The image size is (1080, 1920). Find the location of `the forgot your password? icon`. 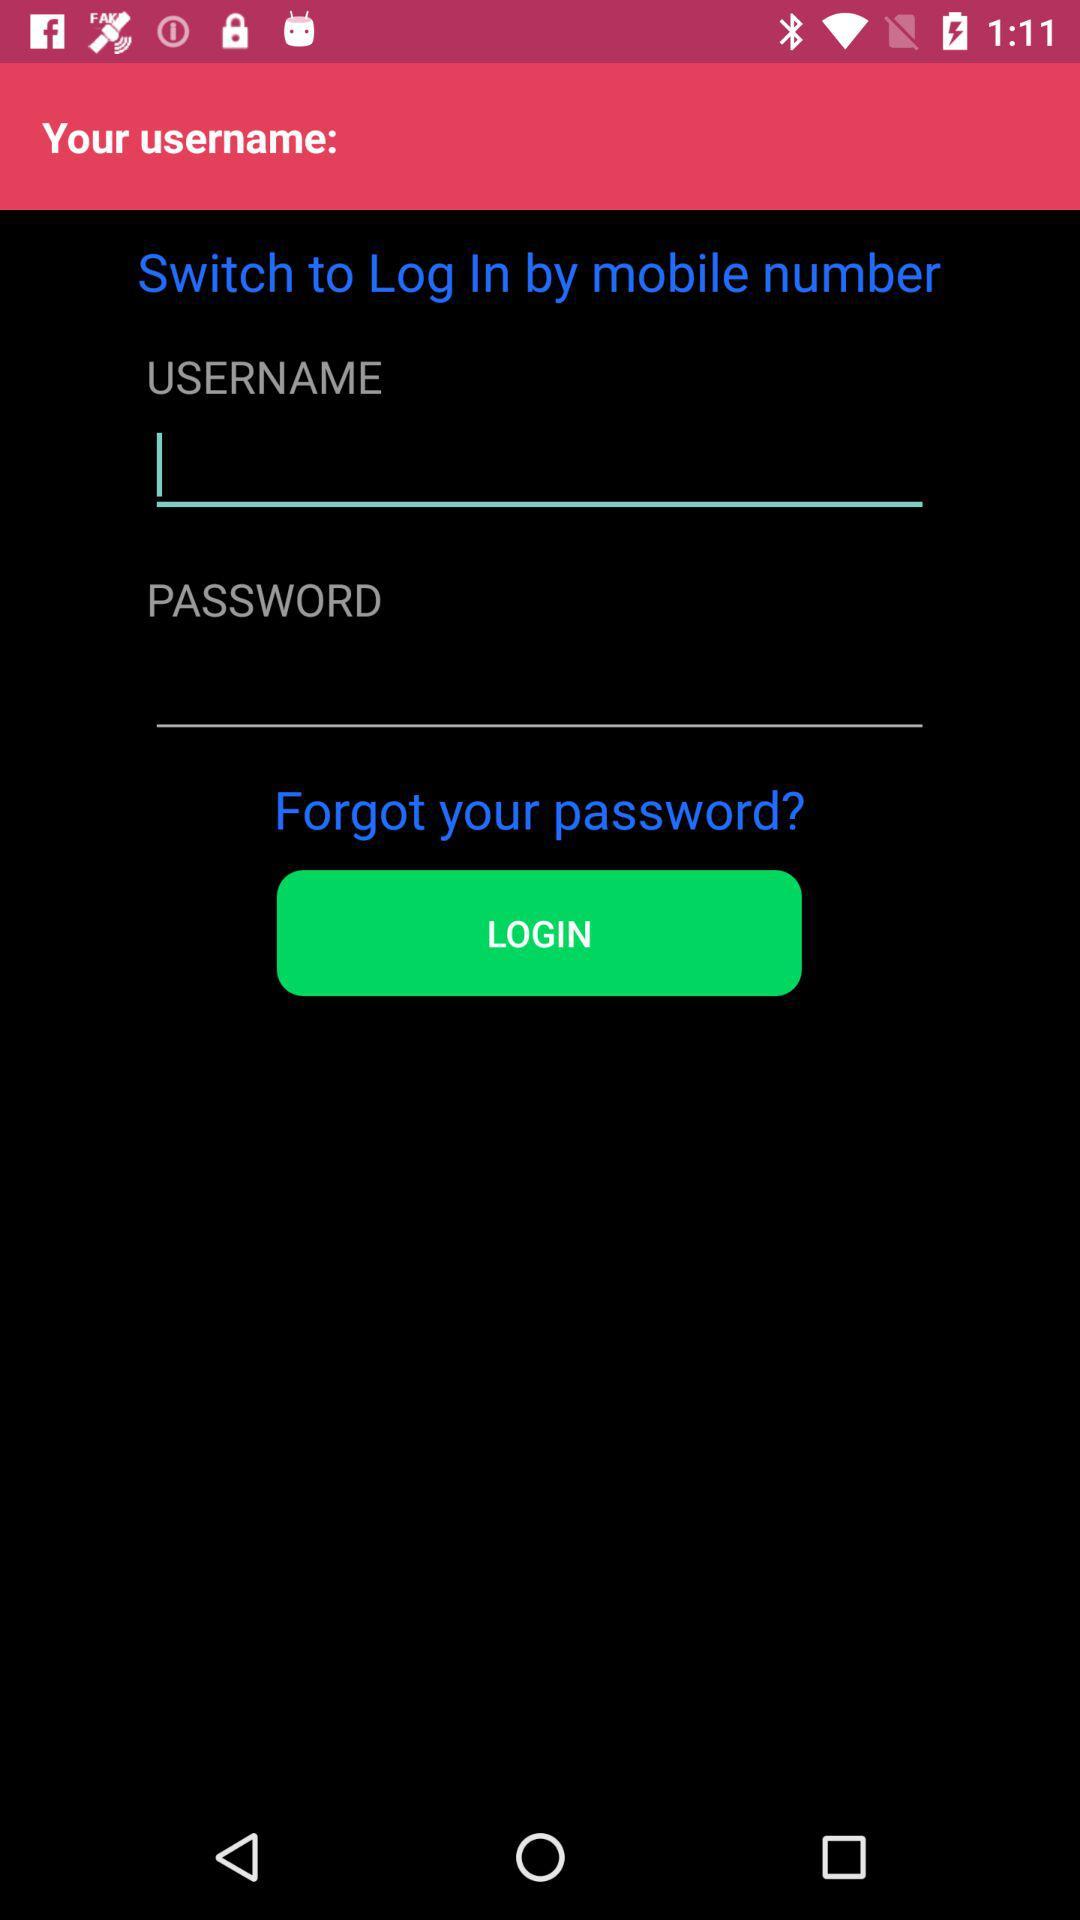

the forgot your password? icon is located at coordinates (538, 808).